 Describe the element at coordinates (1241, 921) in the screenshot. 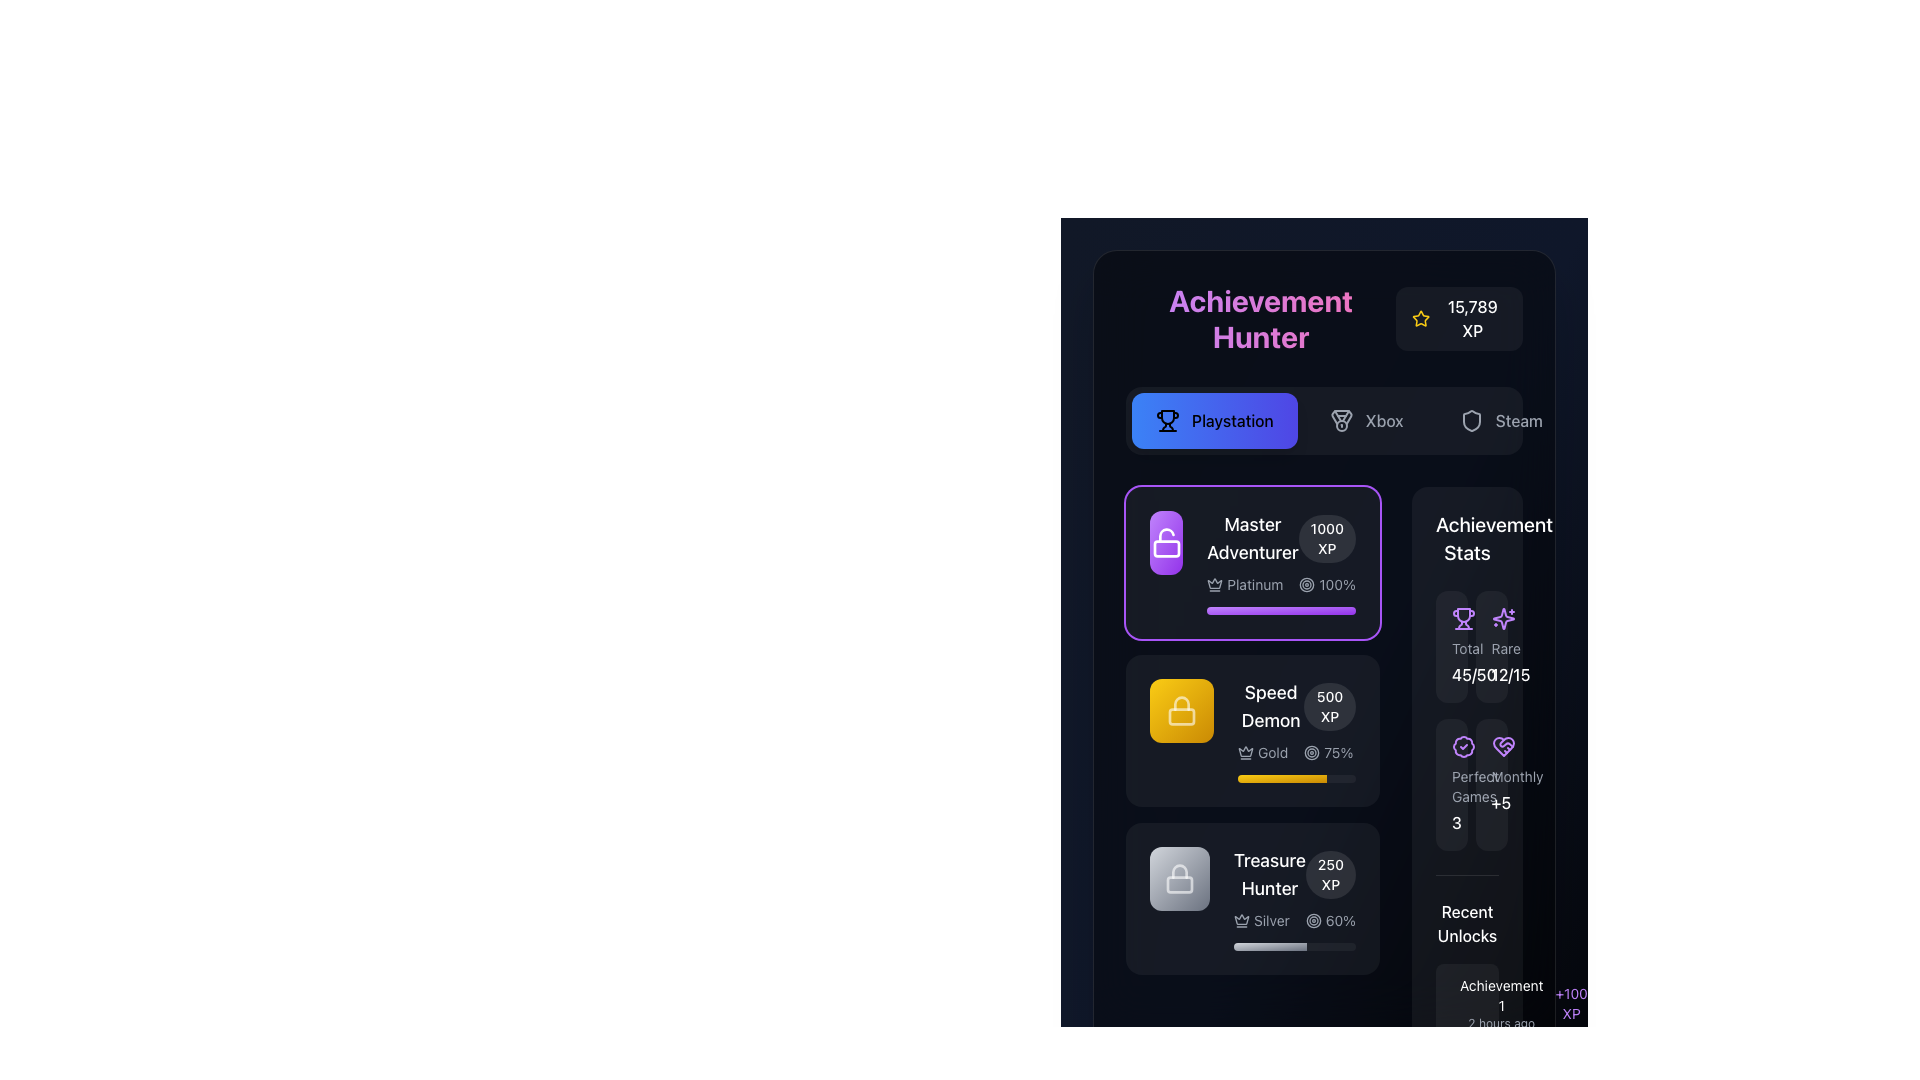

I see `the crown icon that represents the achievement's rank, located to the left of the 'Silver' text and part of the 'Treasure Hunter' box` at that location.